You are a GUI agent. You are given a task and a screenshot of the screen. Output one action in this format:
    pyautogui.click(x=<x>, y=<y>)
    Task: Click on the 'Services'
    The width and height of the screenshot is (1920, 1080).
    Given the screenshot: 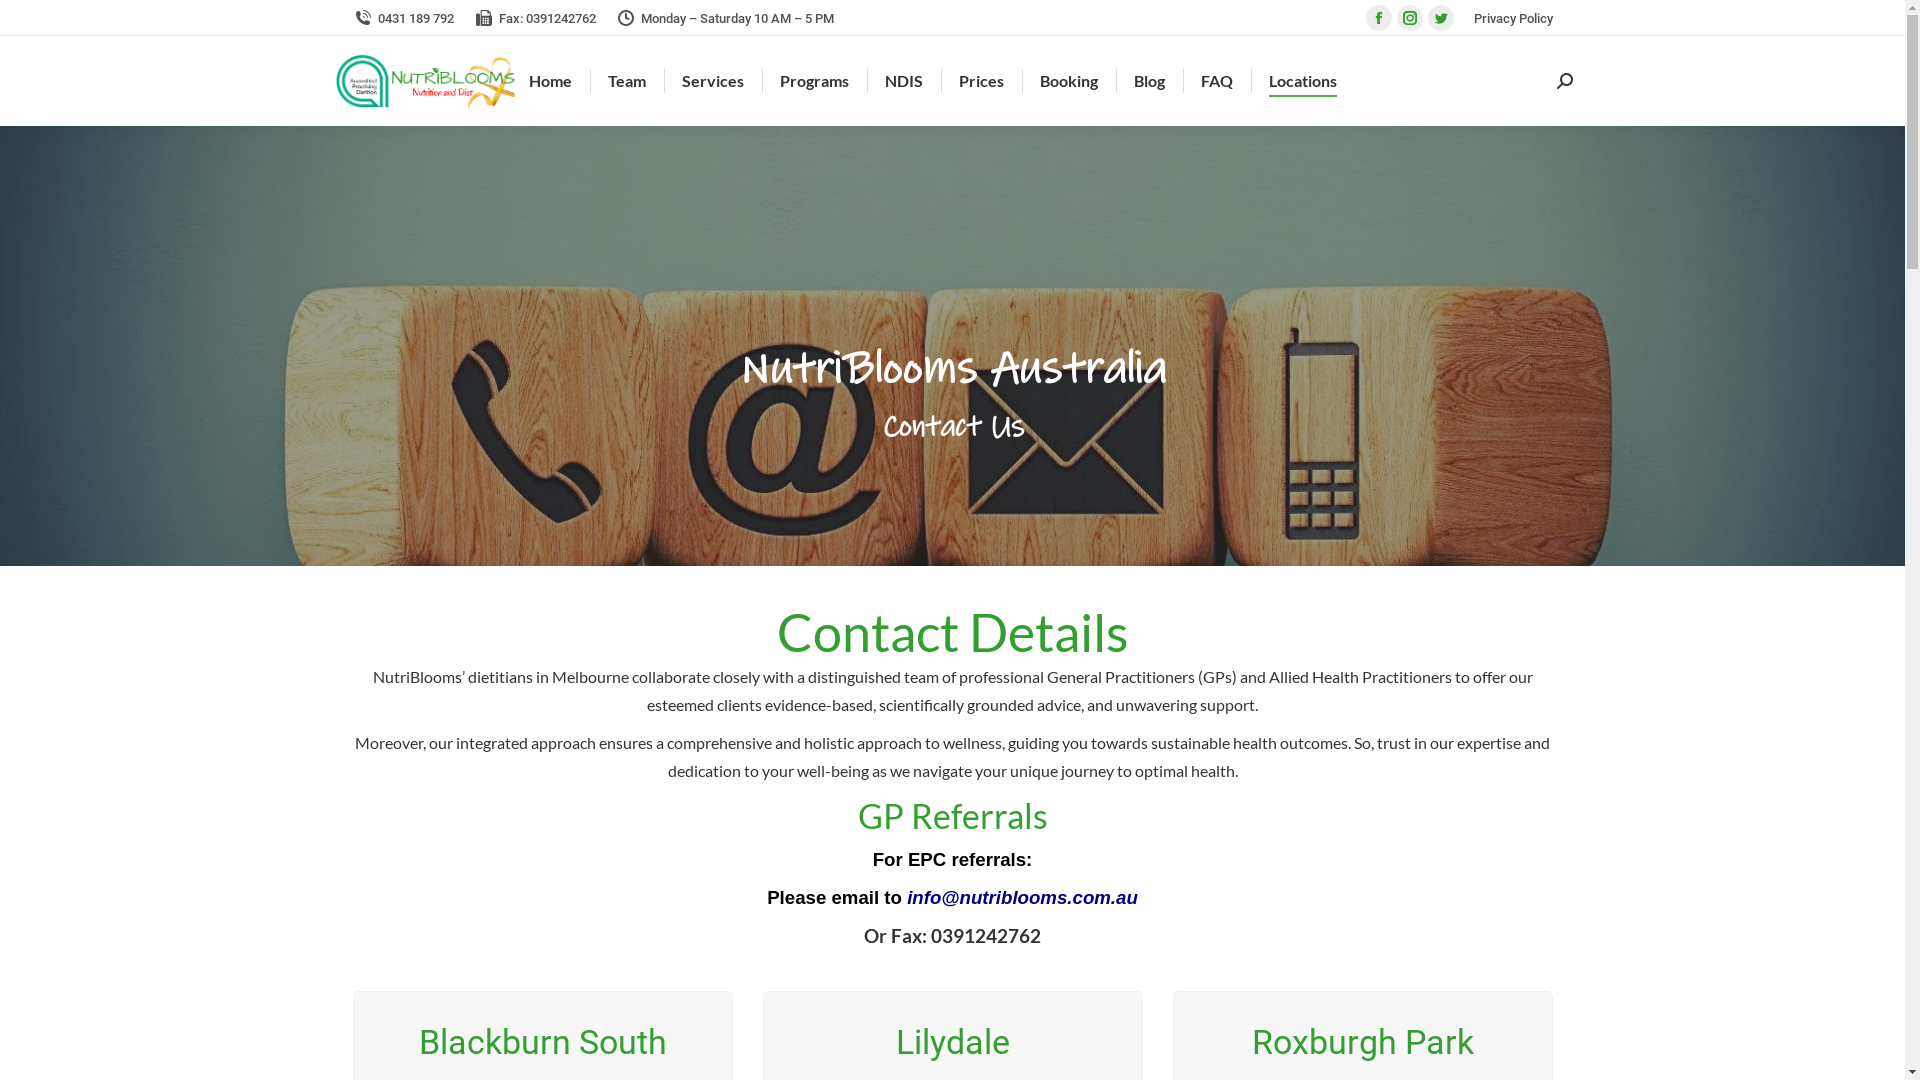 What is the action you would take?
    pyautogui.click(x=713, y=80)
    